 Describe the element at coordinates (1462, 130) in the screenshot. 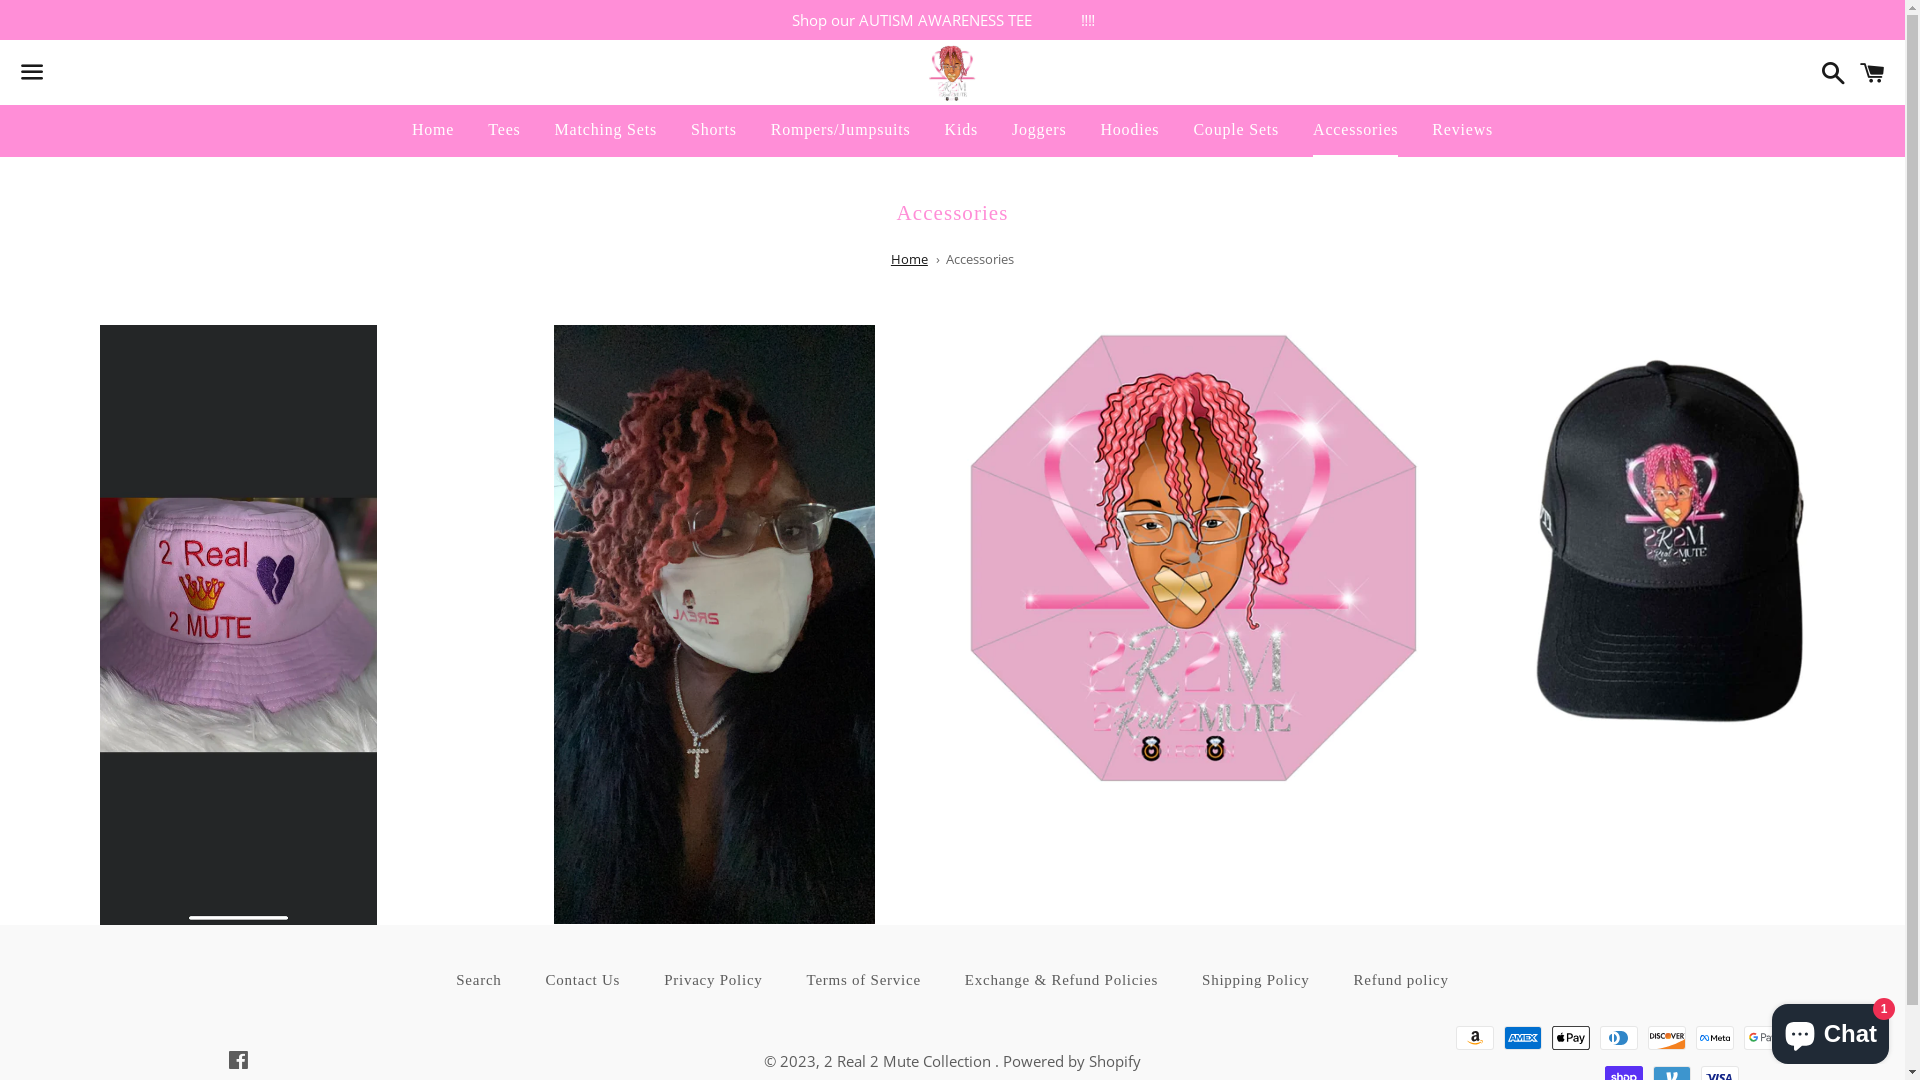

I see `'Reviews'` at that location.